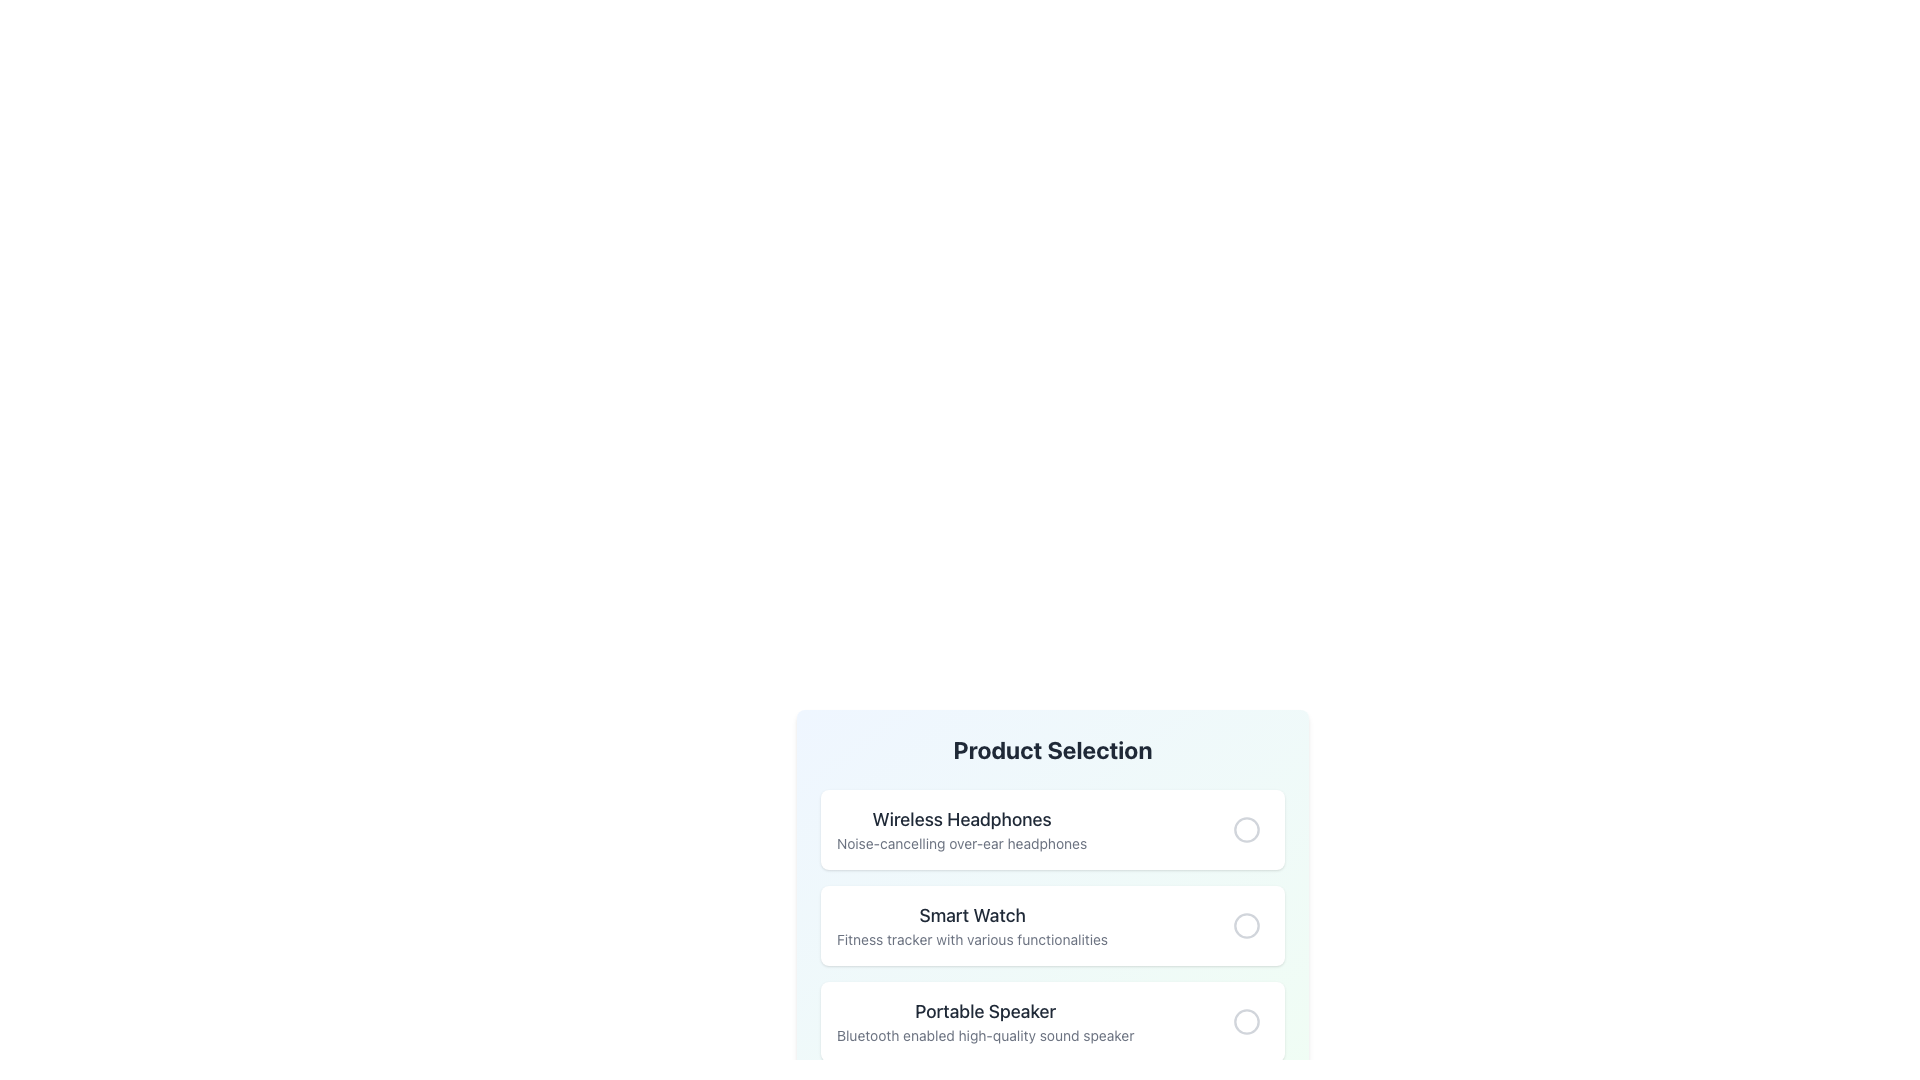  Describe the element at coordinates (962, 820) in the screenshot. I see `the text label displaying 'Wireless Headphones' in bold, large dark gray font, located at the top of a card section among a vertical list of options` at that location.